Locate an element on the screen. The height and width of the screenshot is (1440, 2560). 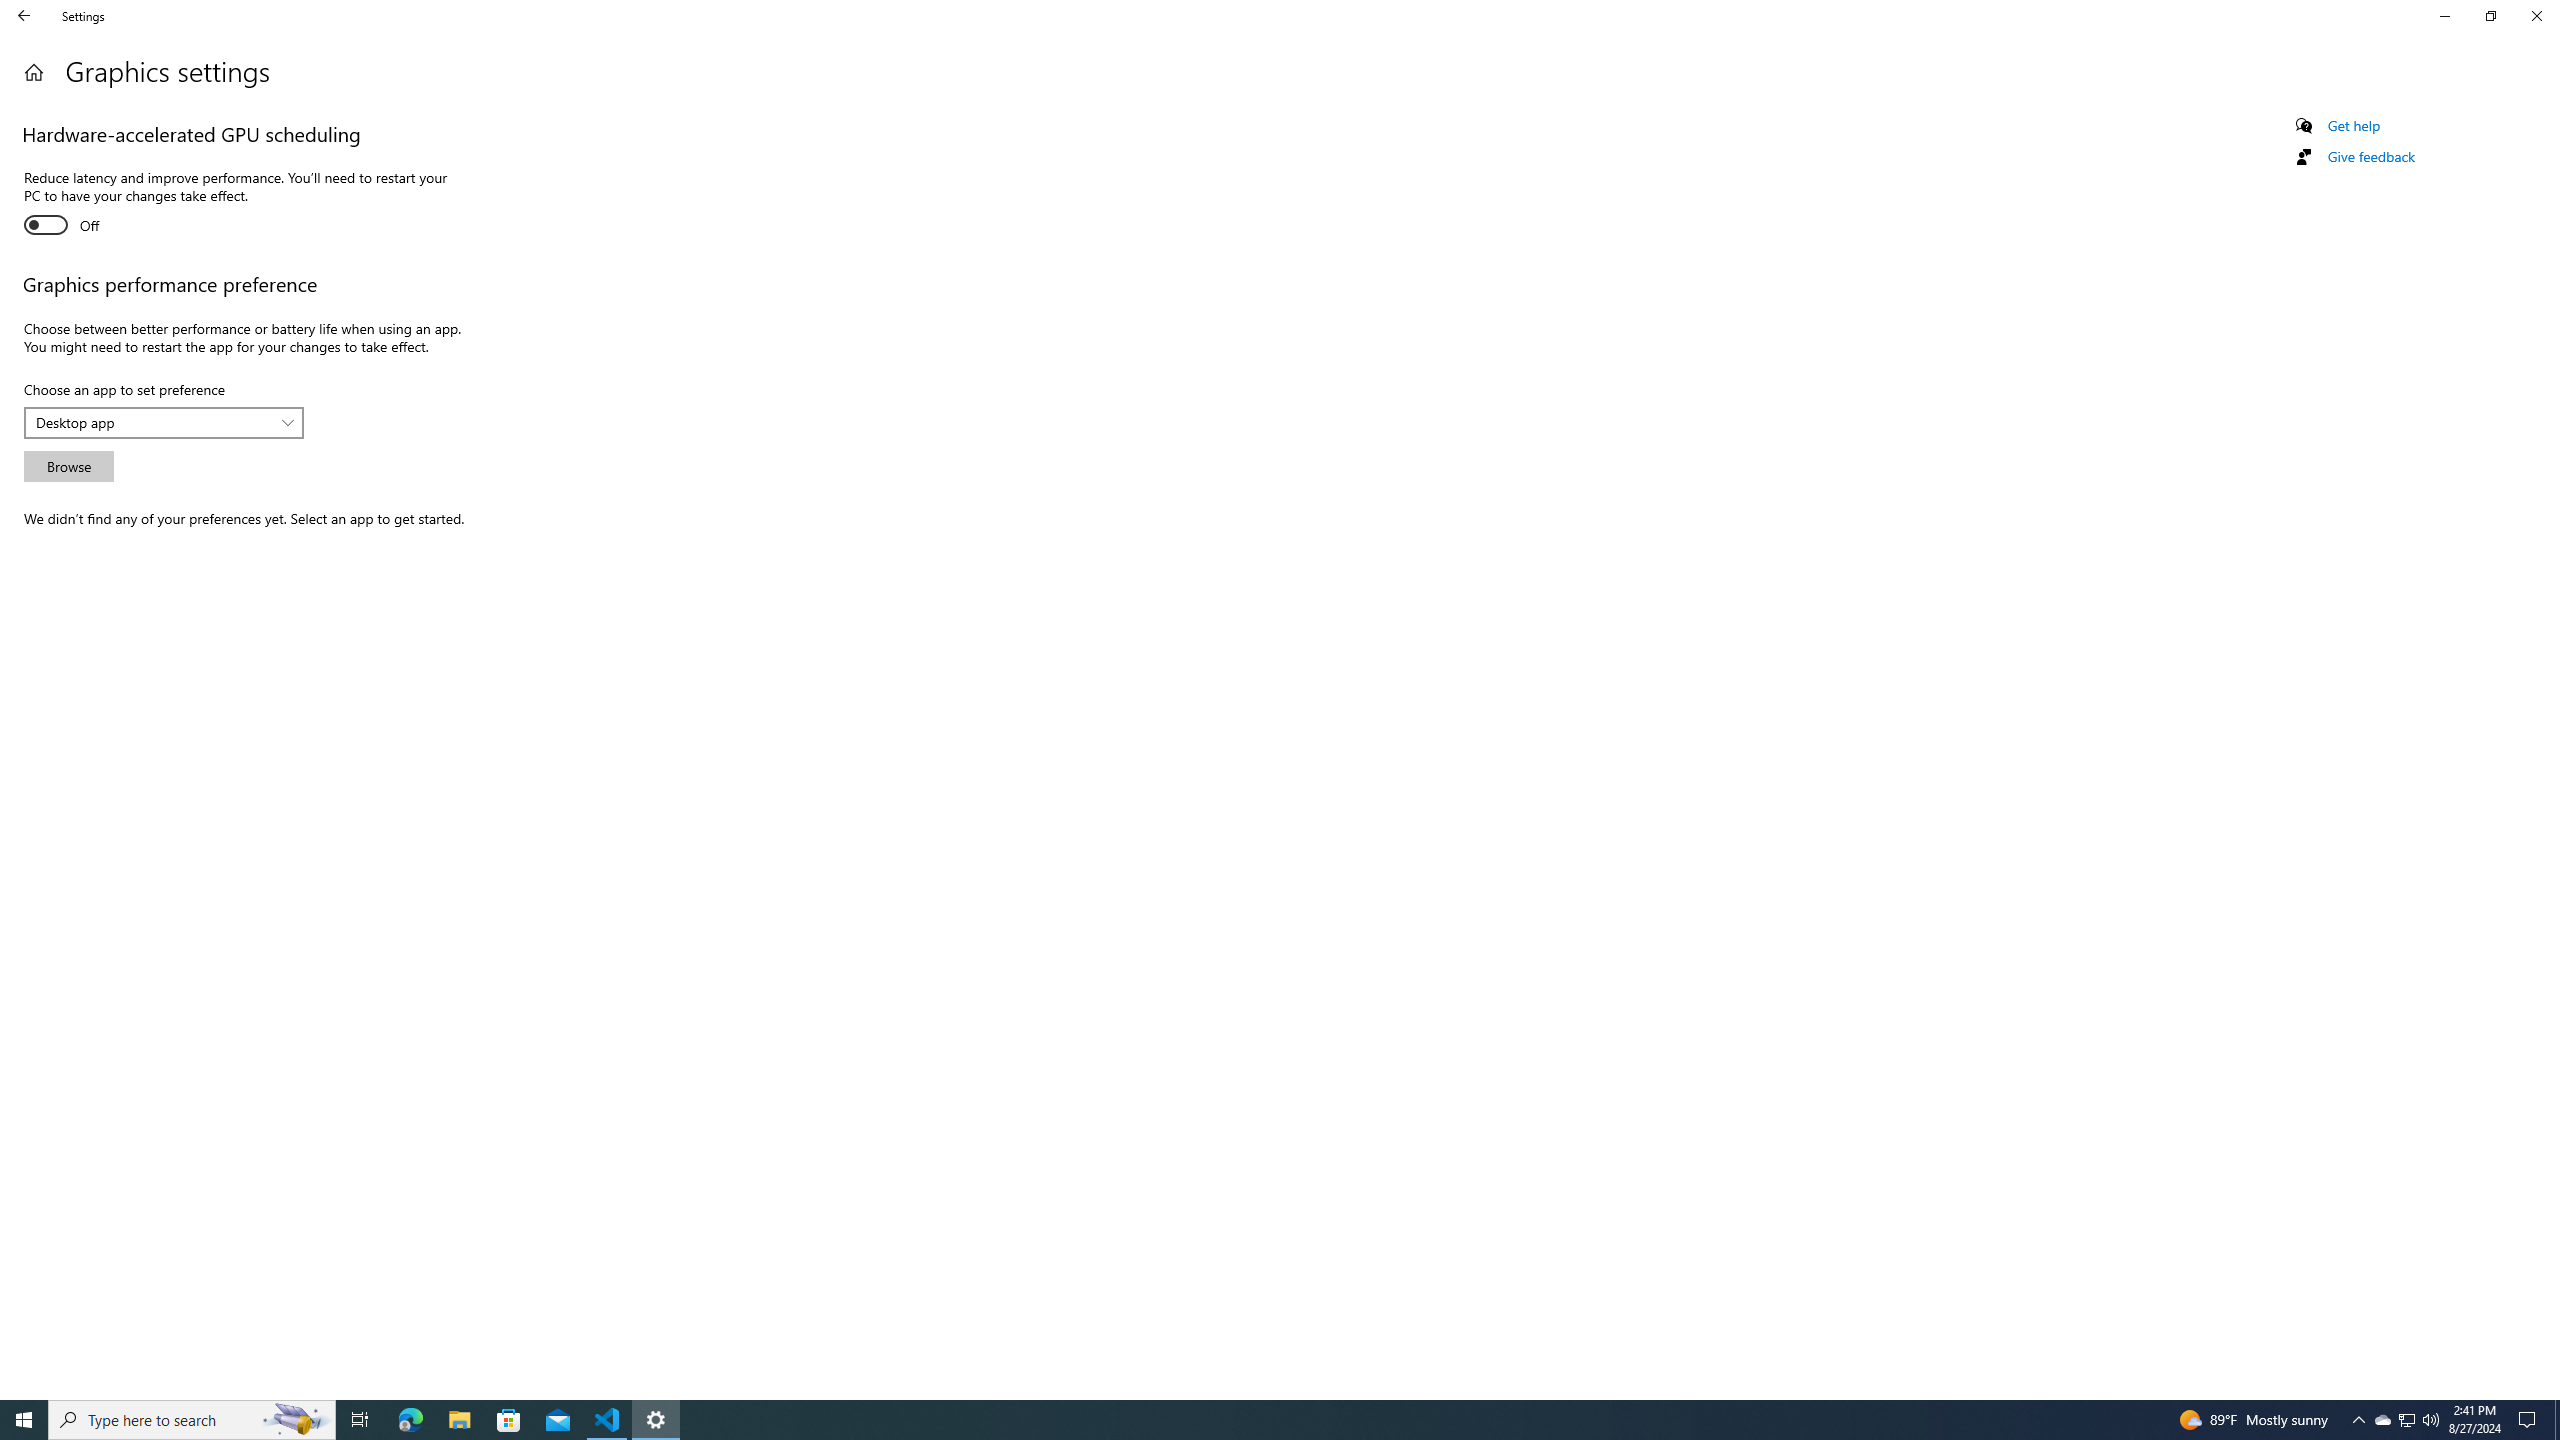
'Home' is located at coordinates (33, 72).